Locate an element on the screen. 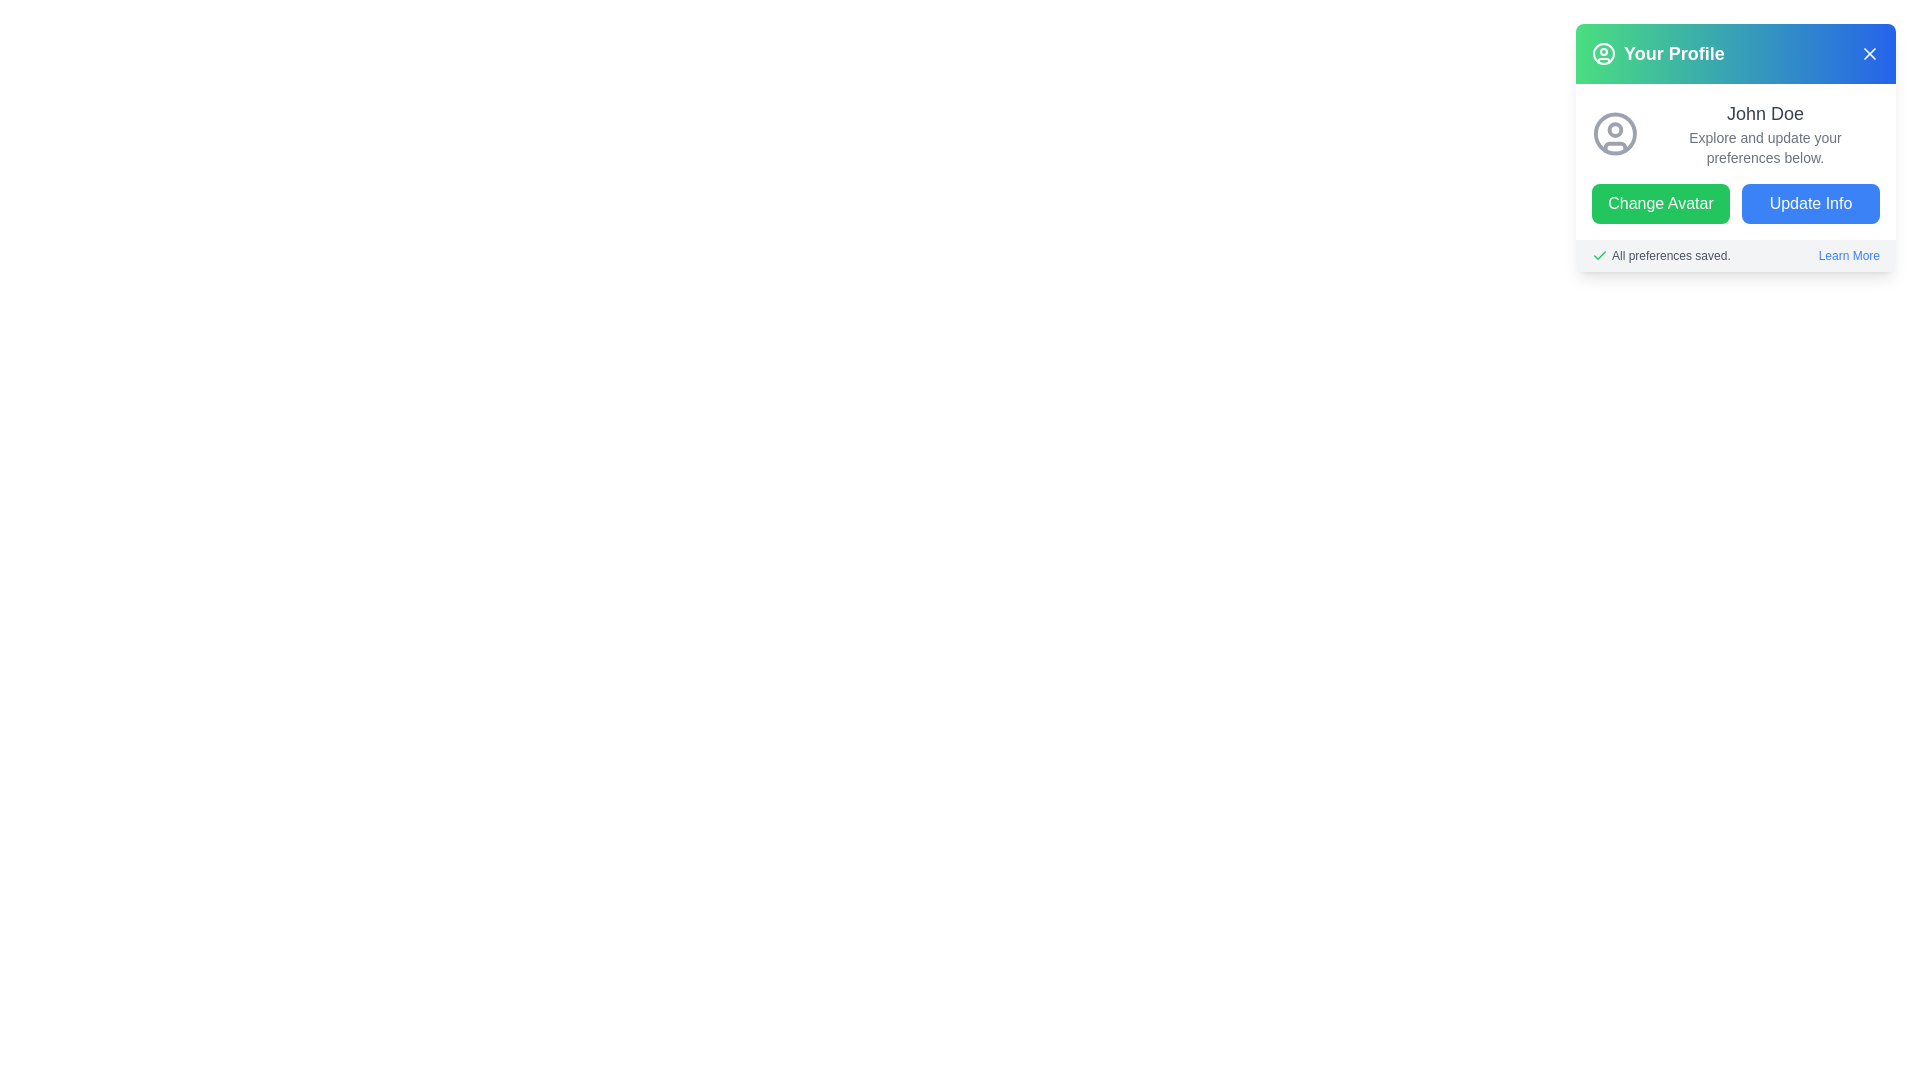 Image resolution: width=1920 pixels, height=1080 pixels. the 'Update Info' button, which is a rectangular button with white text on a blue background, located to the right of the 'Change Avatar' button is located at coordinates (1810, 204).